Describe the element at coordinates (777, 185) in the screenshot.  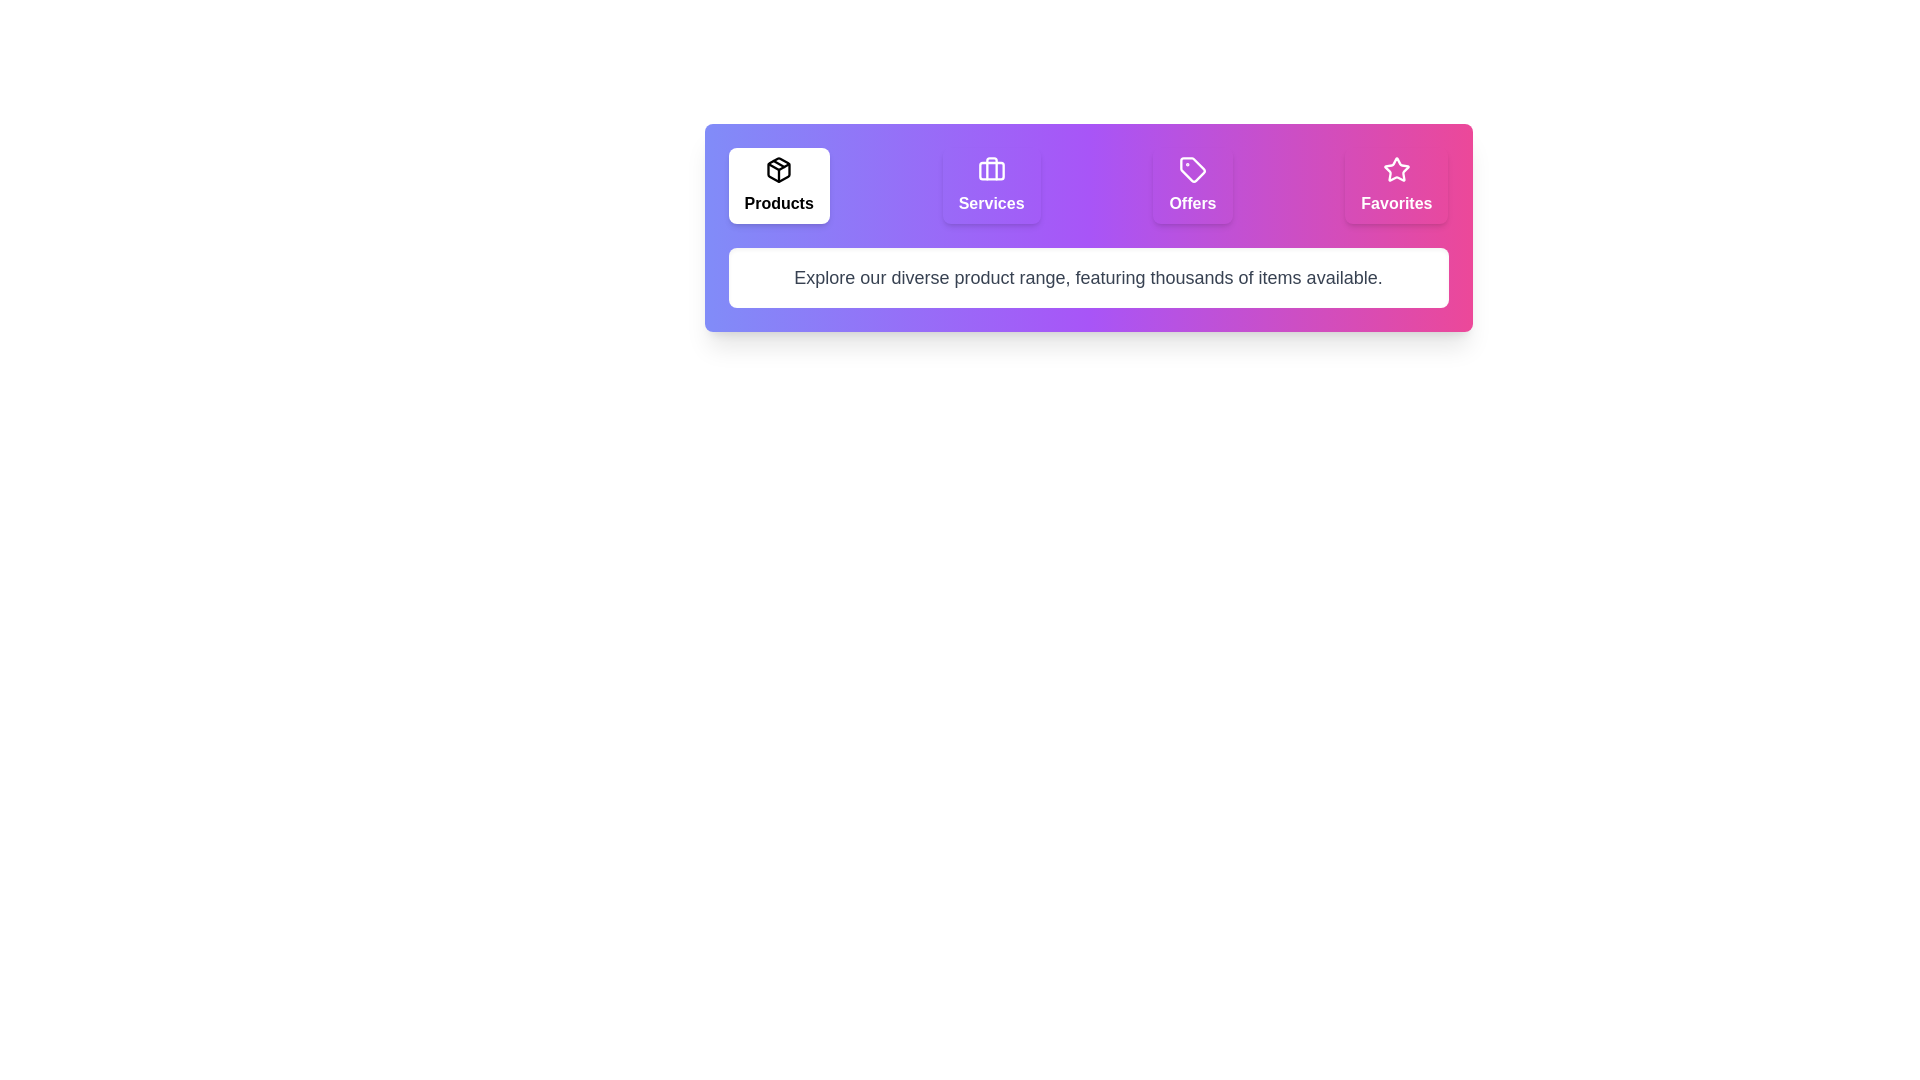
I see `the tab labeled Products to select it` at that location.